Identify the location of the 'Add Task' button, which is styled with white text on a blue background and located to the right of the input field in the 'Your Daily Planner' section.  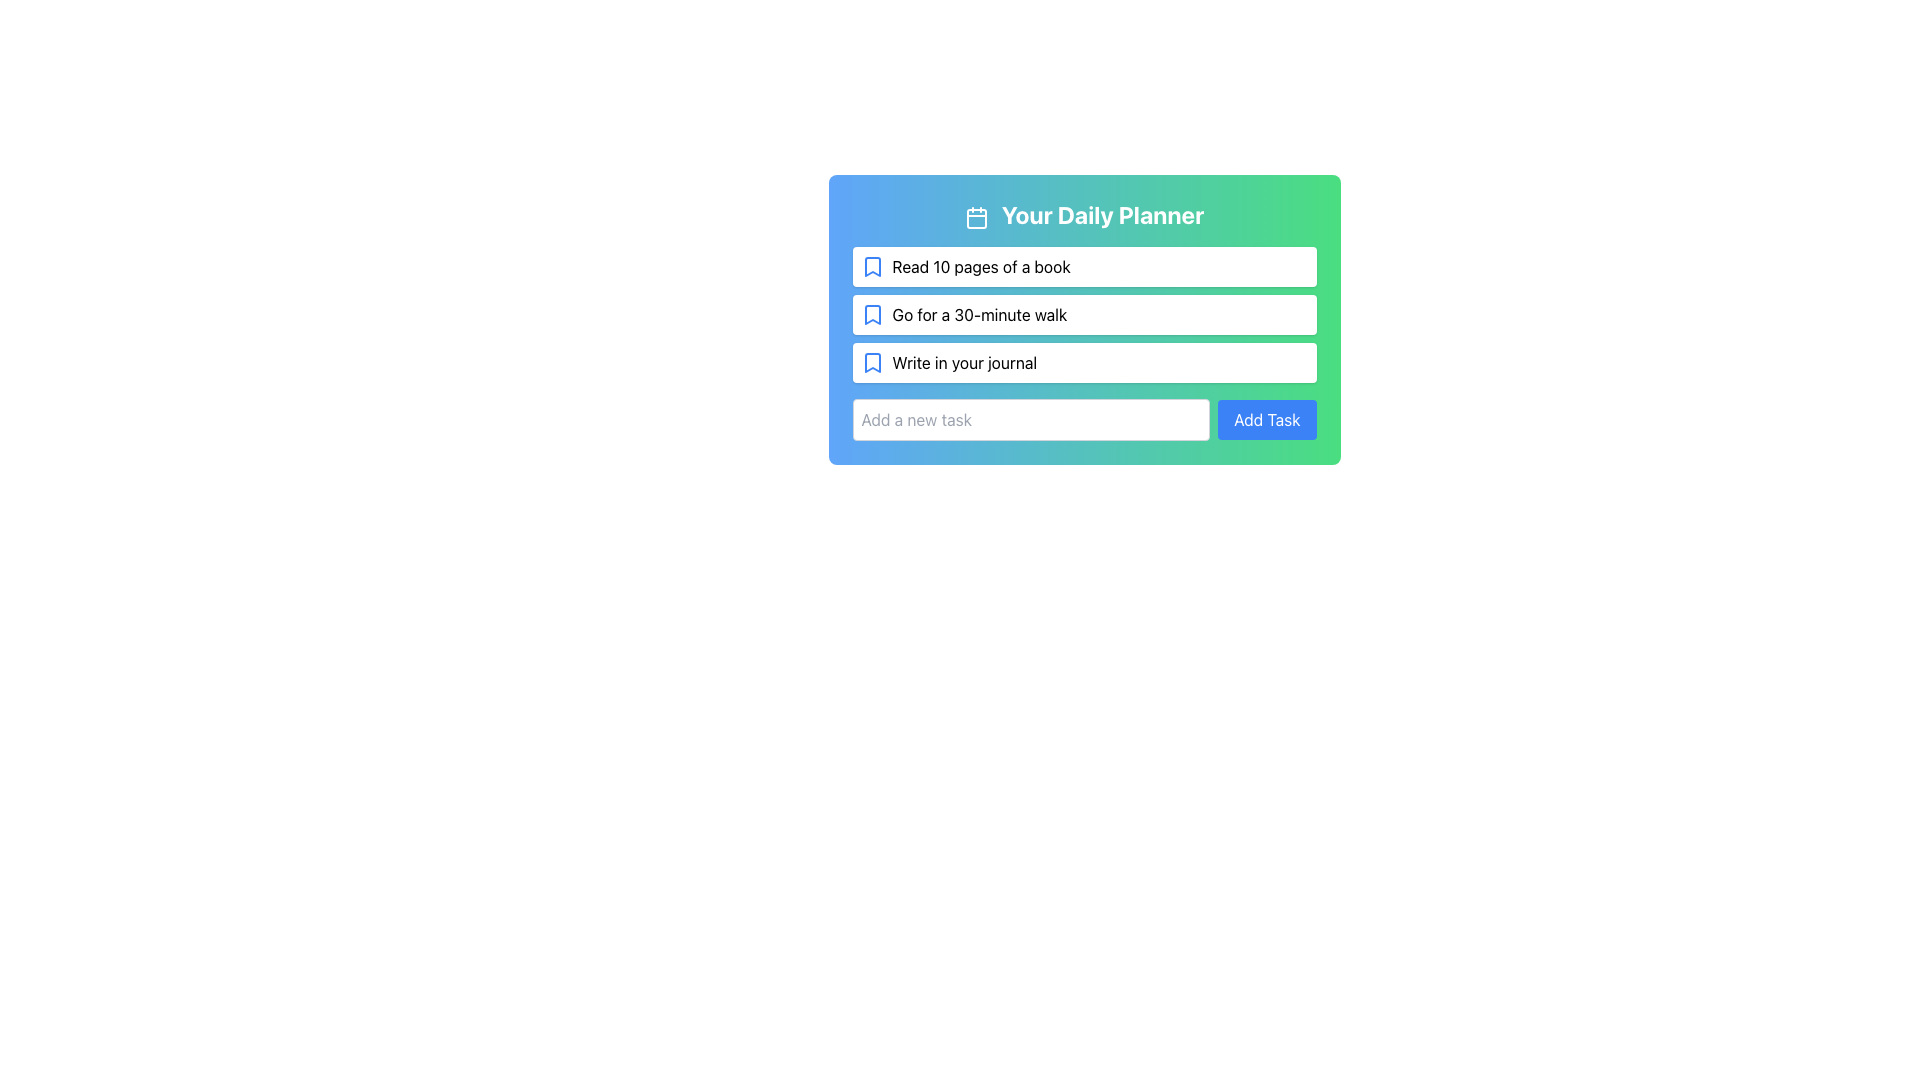
(1266, 419).